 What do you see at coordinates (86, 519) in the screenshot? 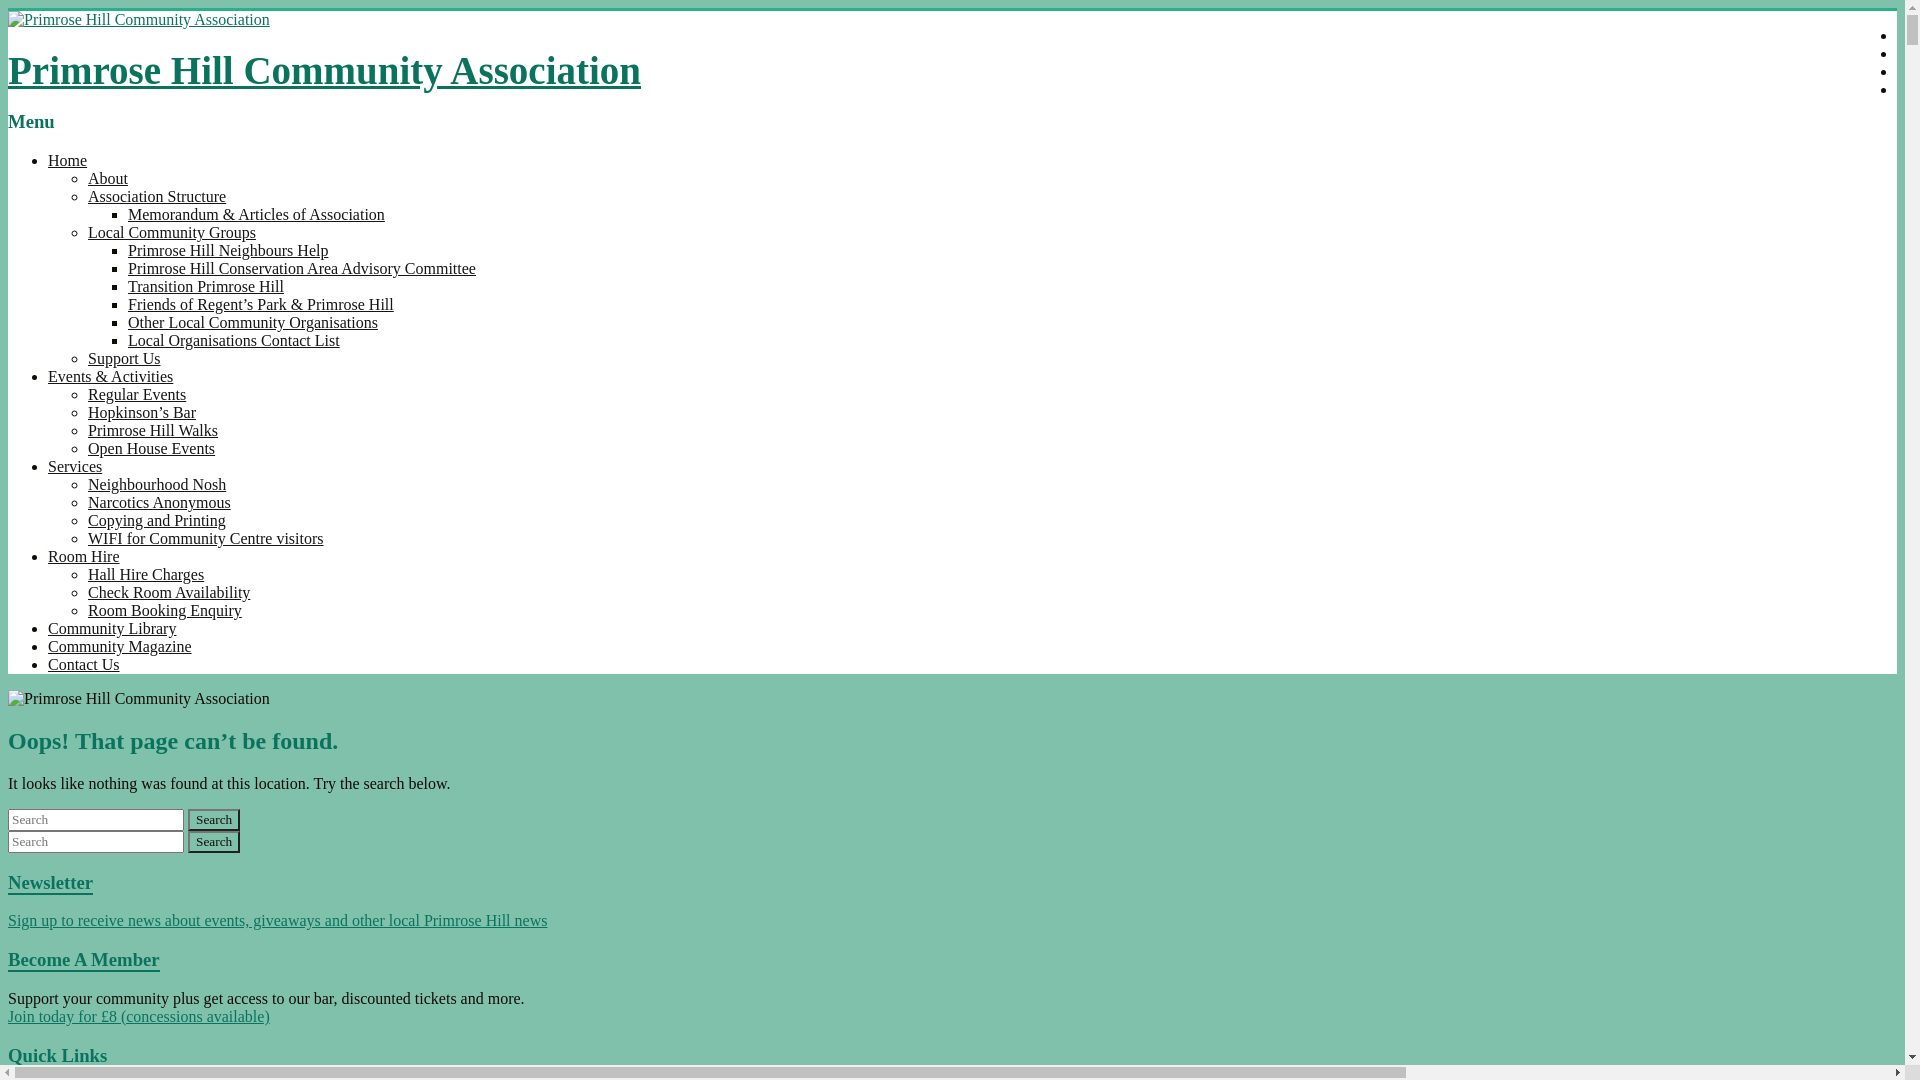
I see `'Copying and Printing'` at bounding box center [86, 519].